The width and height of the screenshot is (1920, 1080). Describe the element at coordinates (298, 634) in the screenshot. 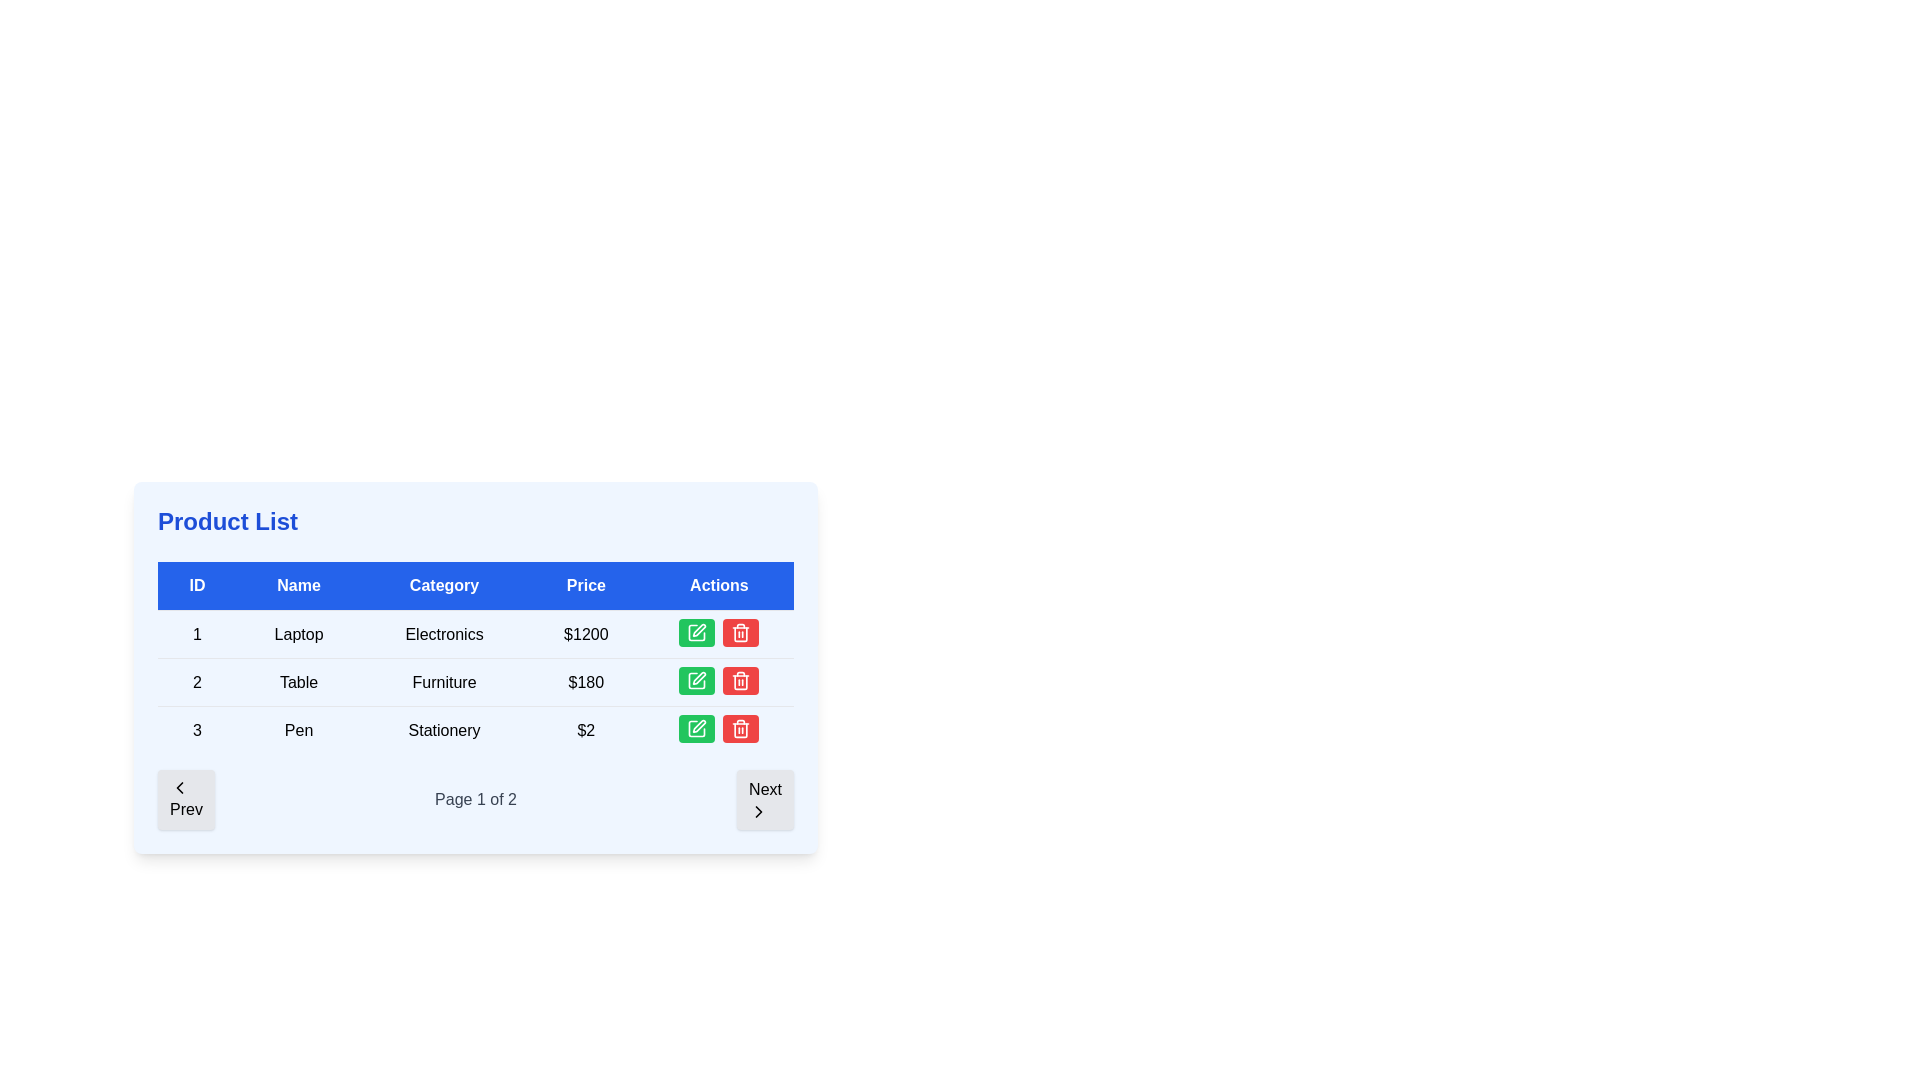

I see `the Text label for the product name in the 'Name' column of the table, corresponding to the first row labeled ID 1, adjacent to the 'Electronics' text` at that location.